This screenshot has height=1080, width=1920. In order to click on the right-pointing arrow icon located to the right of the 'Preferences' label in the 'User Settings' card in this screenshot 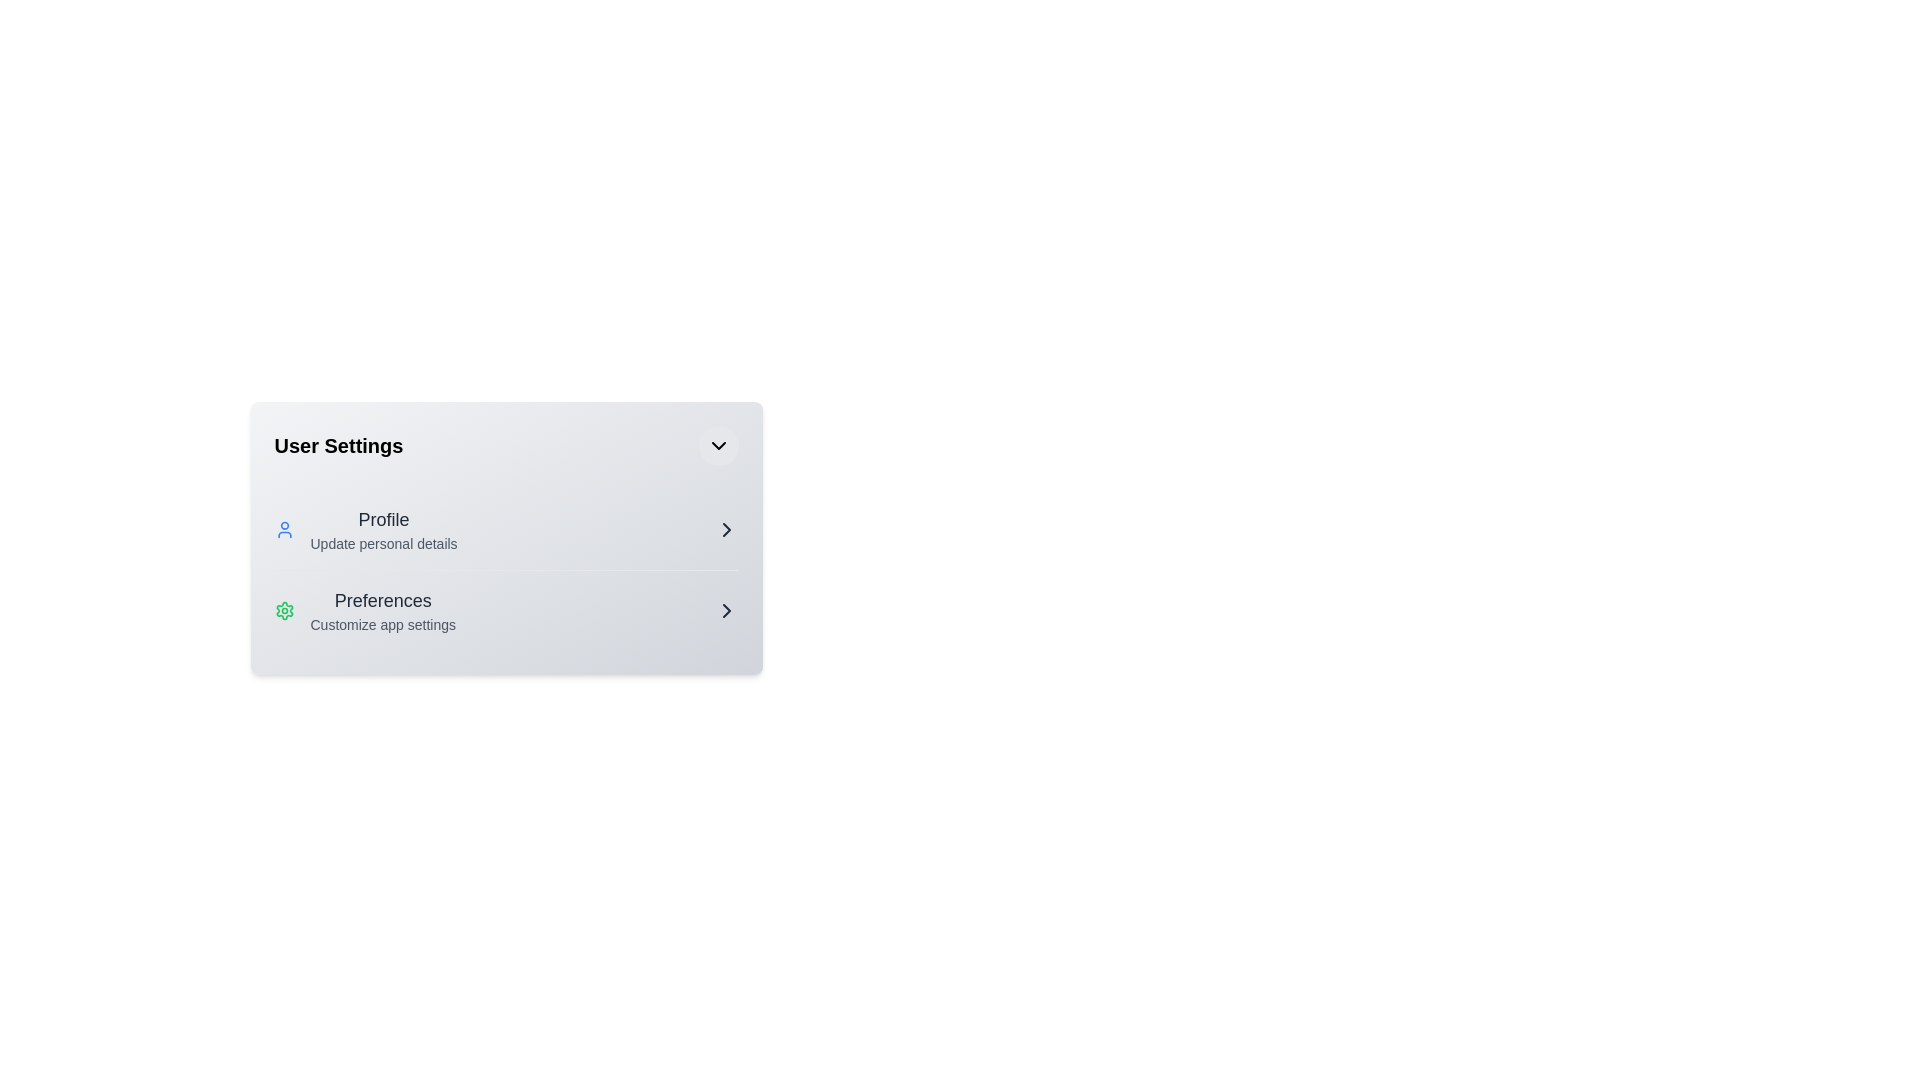, I will do `click(725, 609)`.